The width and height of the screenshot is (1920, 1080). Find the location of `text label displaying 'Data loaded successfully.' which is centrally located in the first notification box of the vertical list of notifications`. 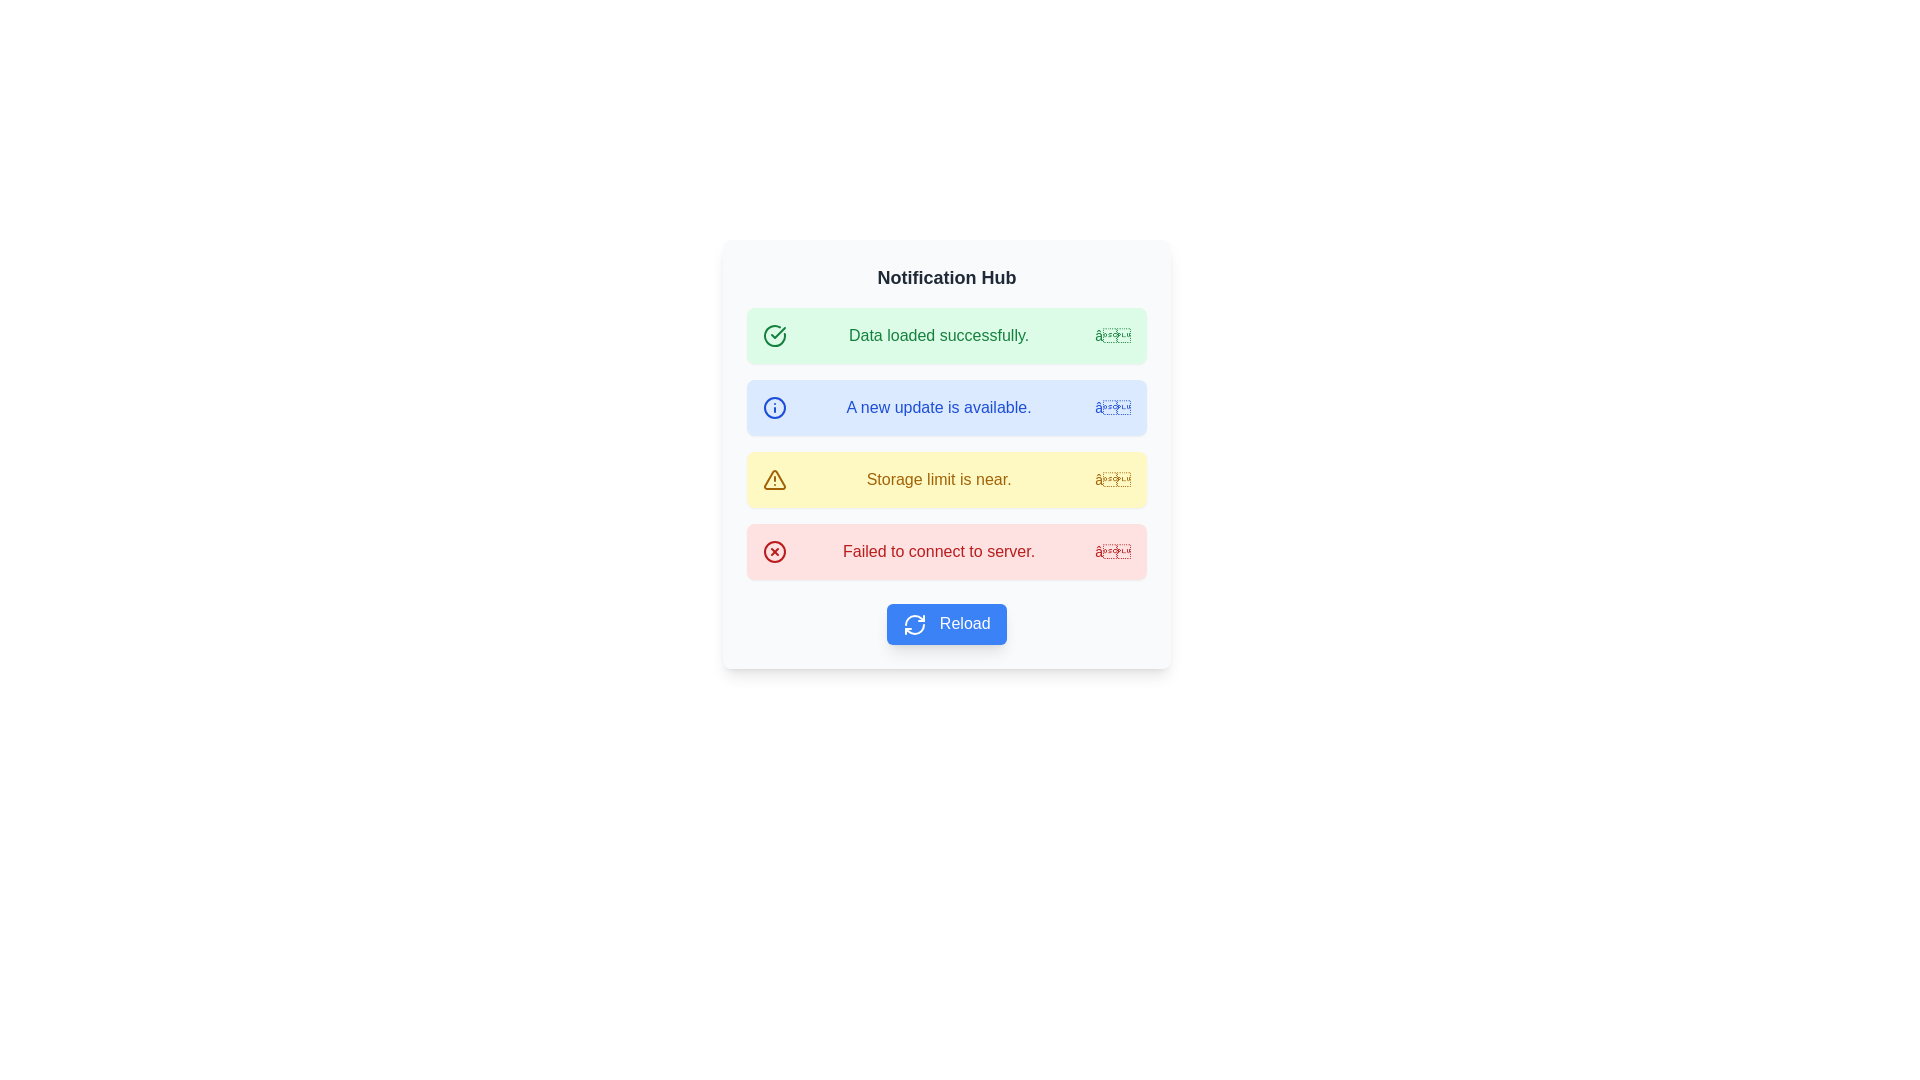

text label displaying 'Data loaded successfully.' which is centrally located in the first notification box of the vertical list of notifications is located at coordinates (938, 334).